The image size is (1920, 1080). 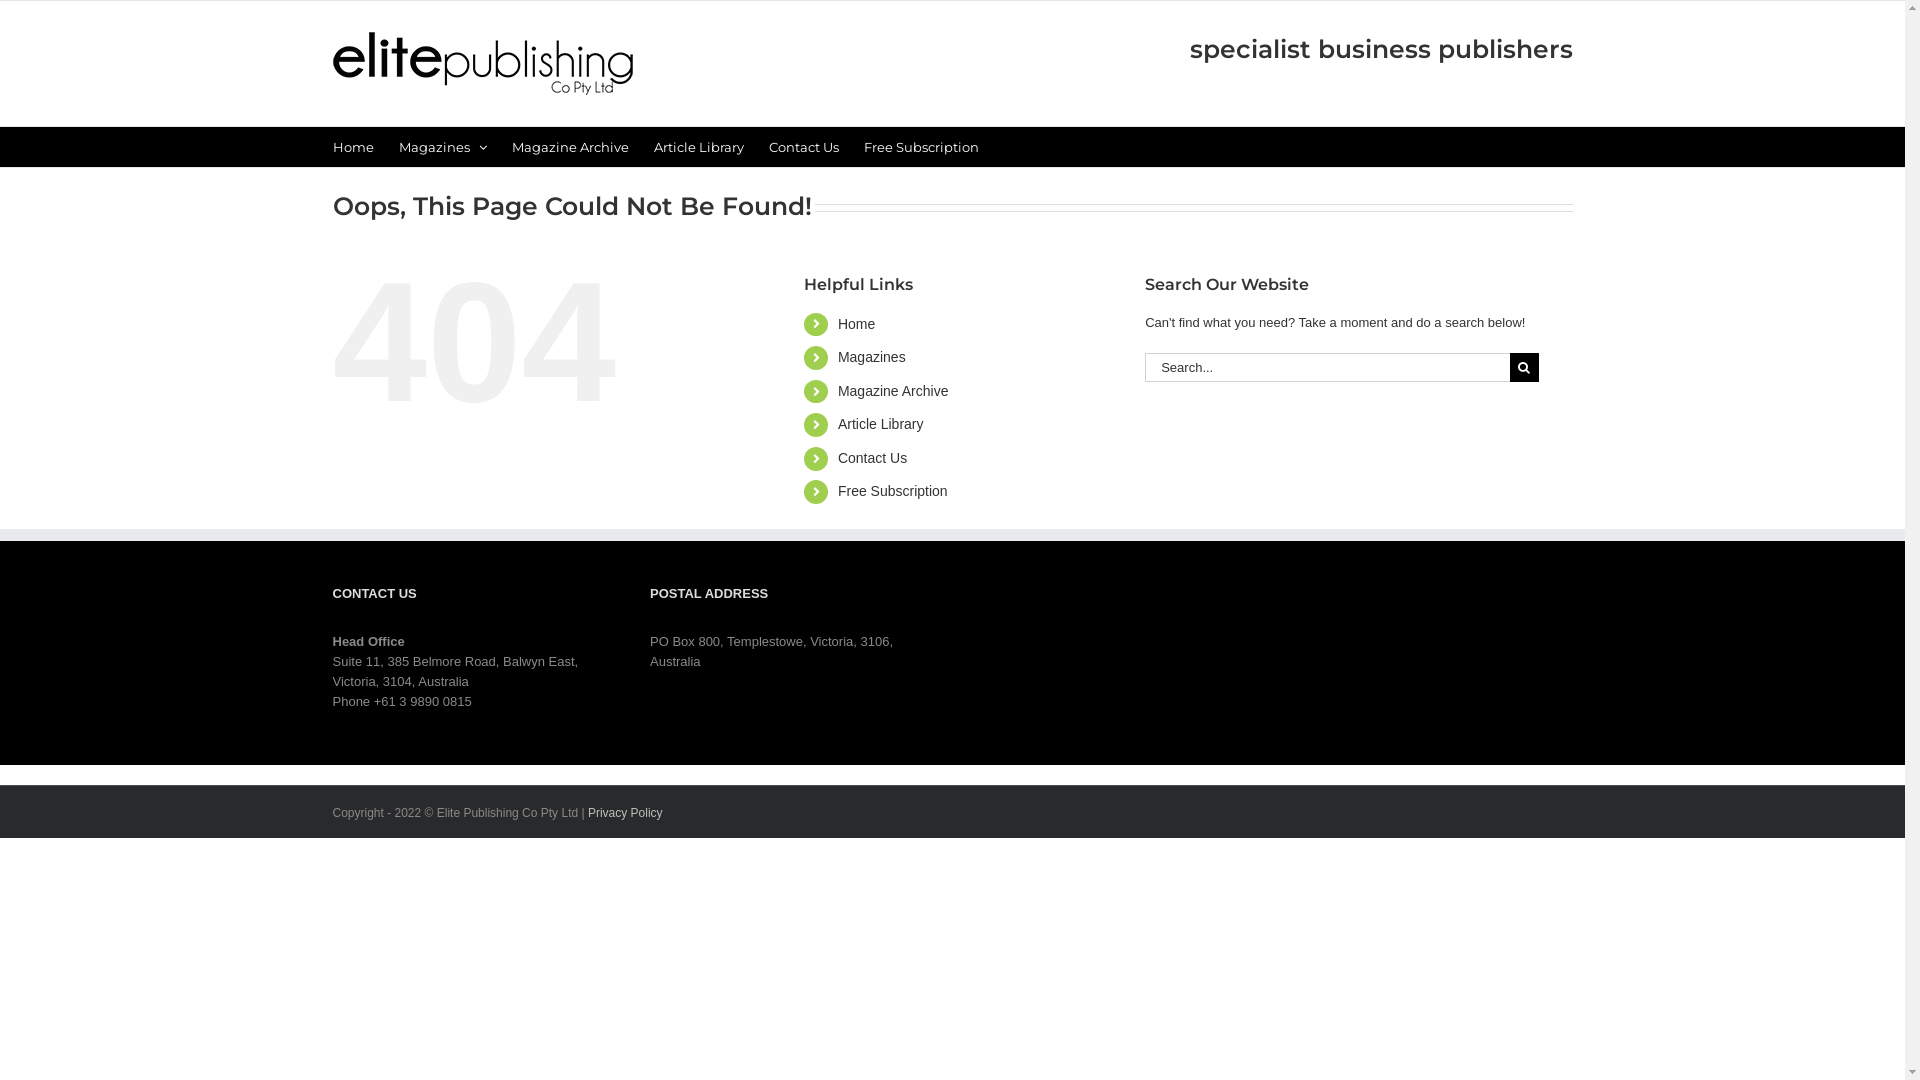 I want to click on 'Privacy Policy', so click(x=624, y=813).